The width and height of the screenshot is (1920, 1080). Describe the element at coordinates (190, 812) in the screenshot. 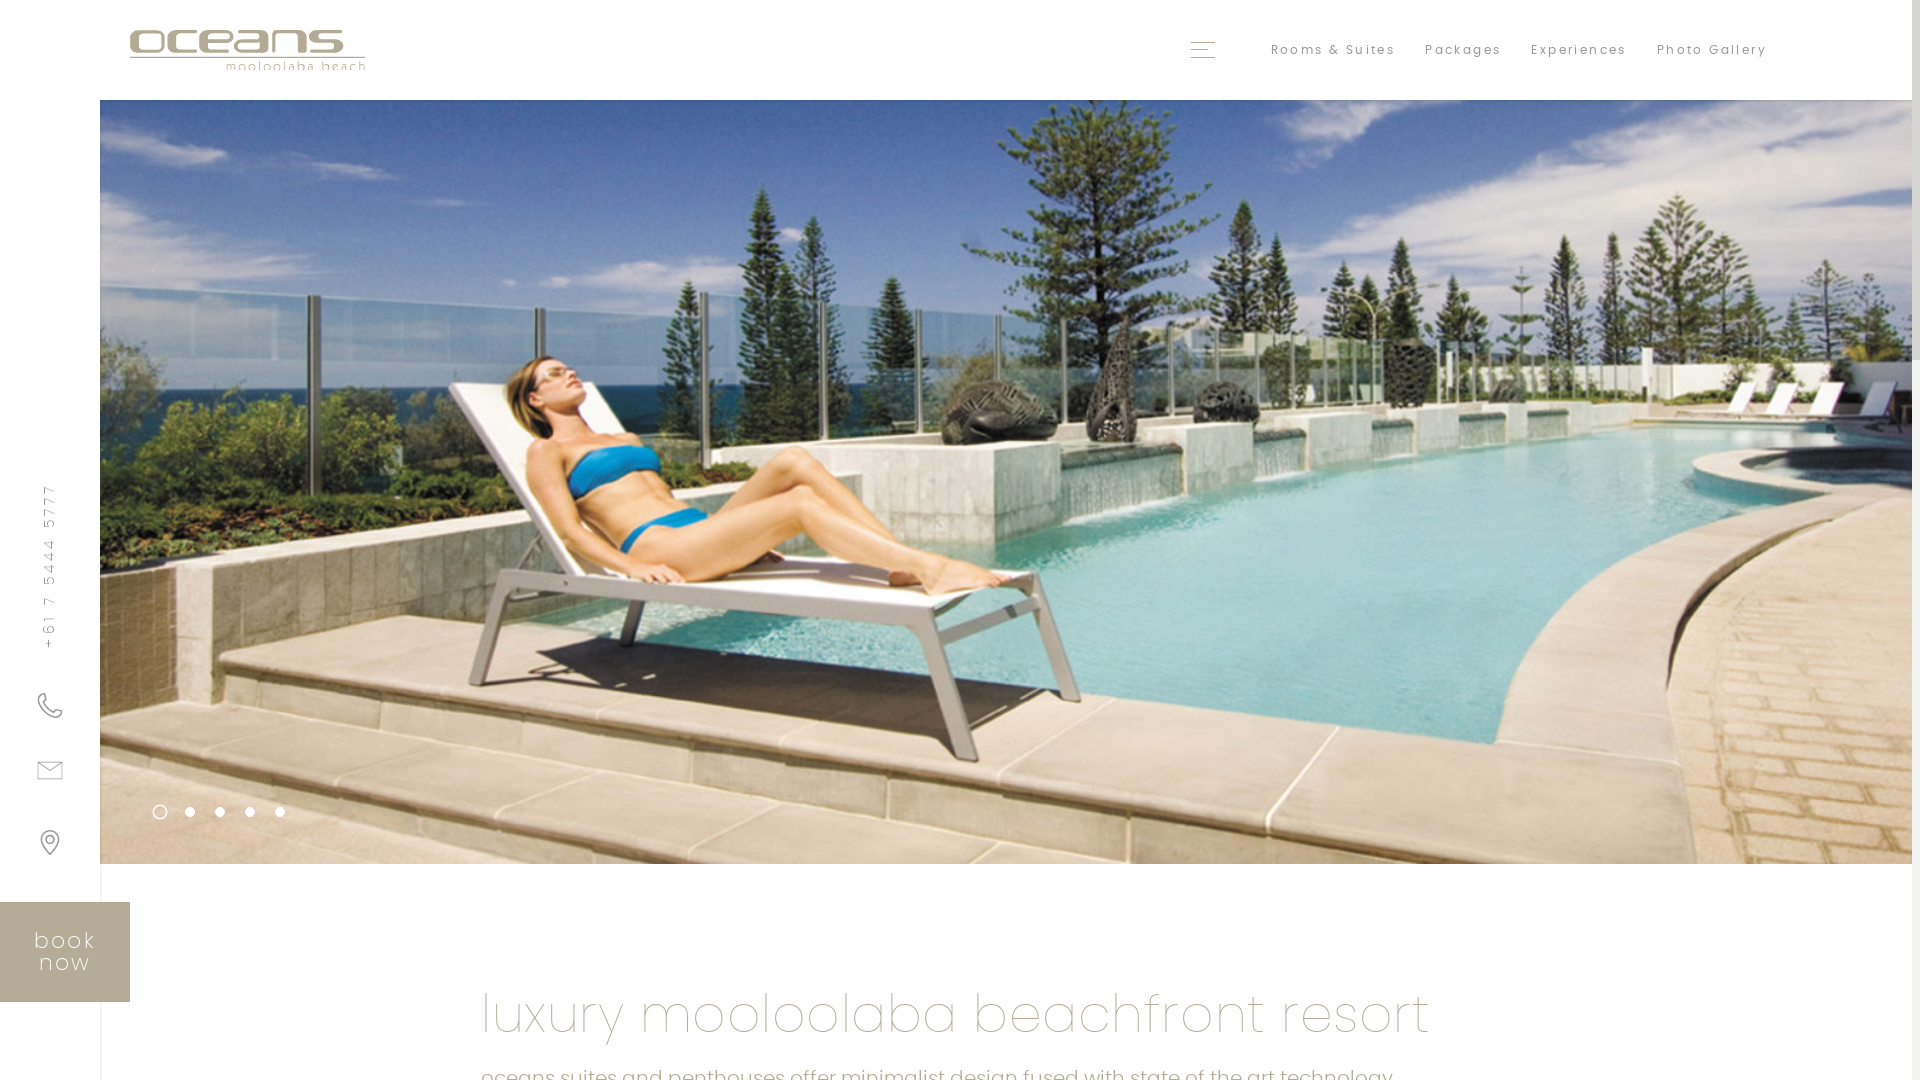

I see `'2'` at that location.